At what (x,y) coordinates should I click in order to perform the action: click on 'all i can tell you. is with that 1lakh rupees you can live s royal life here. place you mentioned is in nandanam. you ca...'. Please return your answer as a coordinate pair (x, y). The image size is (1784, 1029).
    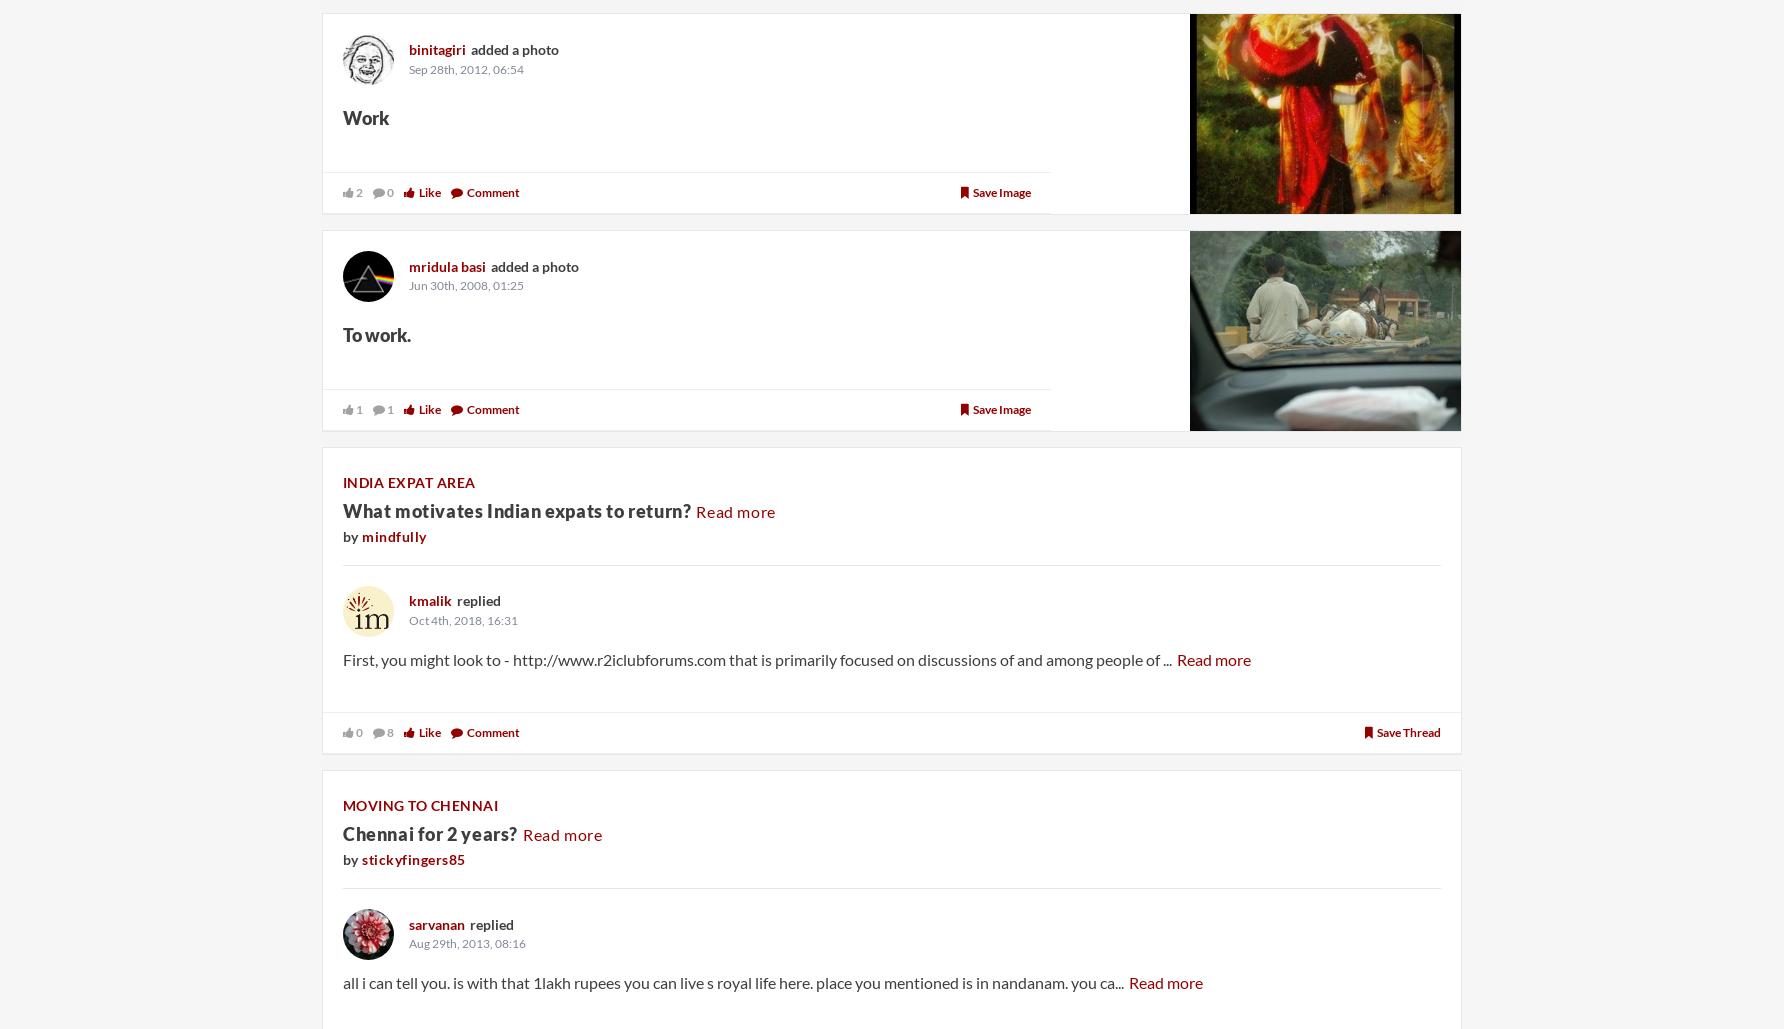
    Looking at the image, I should click on (733, 980).